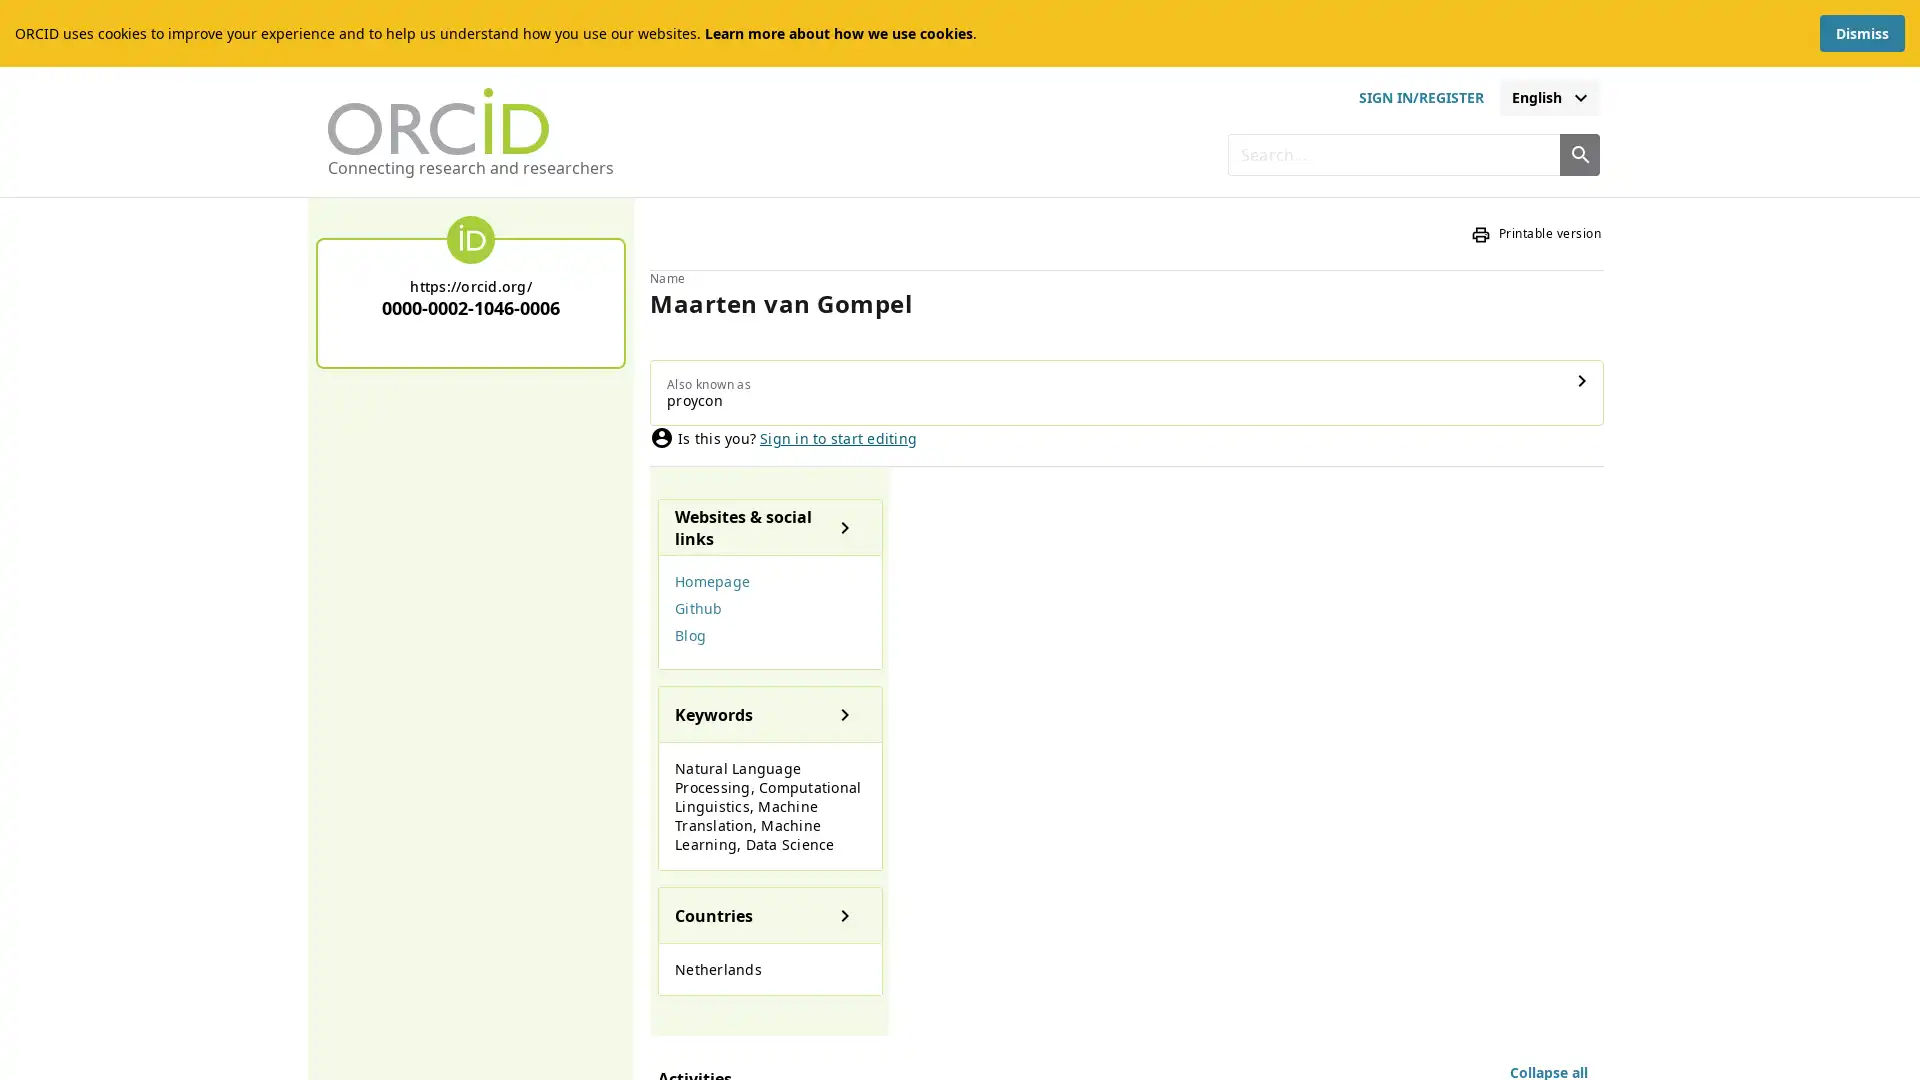 This screenshot has width=1920, height=1080. Describe the element at coordinates (1525, 835) in the screenshot. I see `Show more detail` at that location.